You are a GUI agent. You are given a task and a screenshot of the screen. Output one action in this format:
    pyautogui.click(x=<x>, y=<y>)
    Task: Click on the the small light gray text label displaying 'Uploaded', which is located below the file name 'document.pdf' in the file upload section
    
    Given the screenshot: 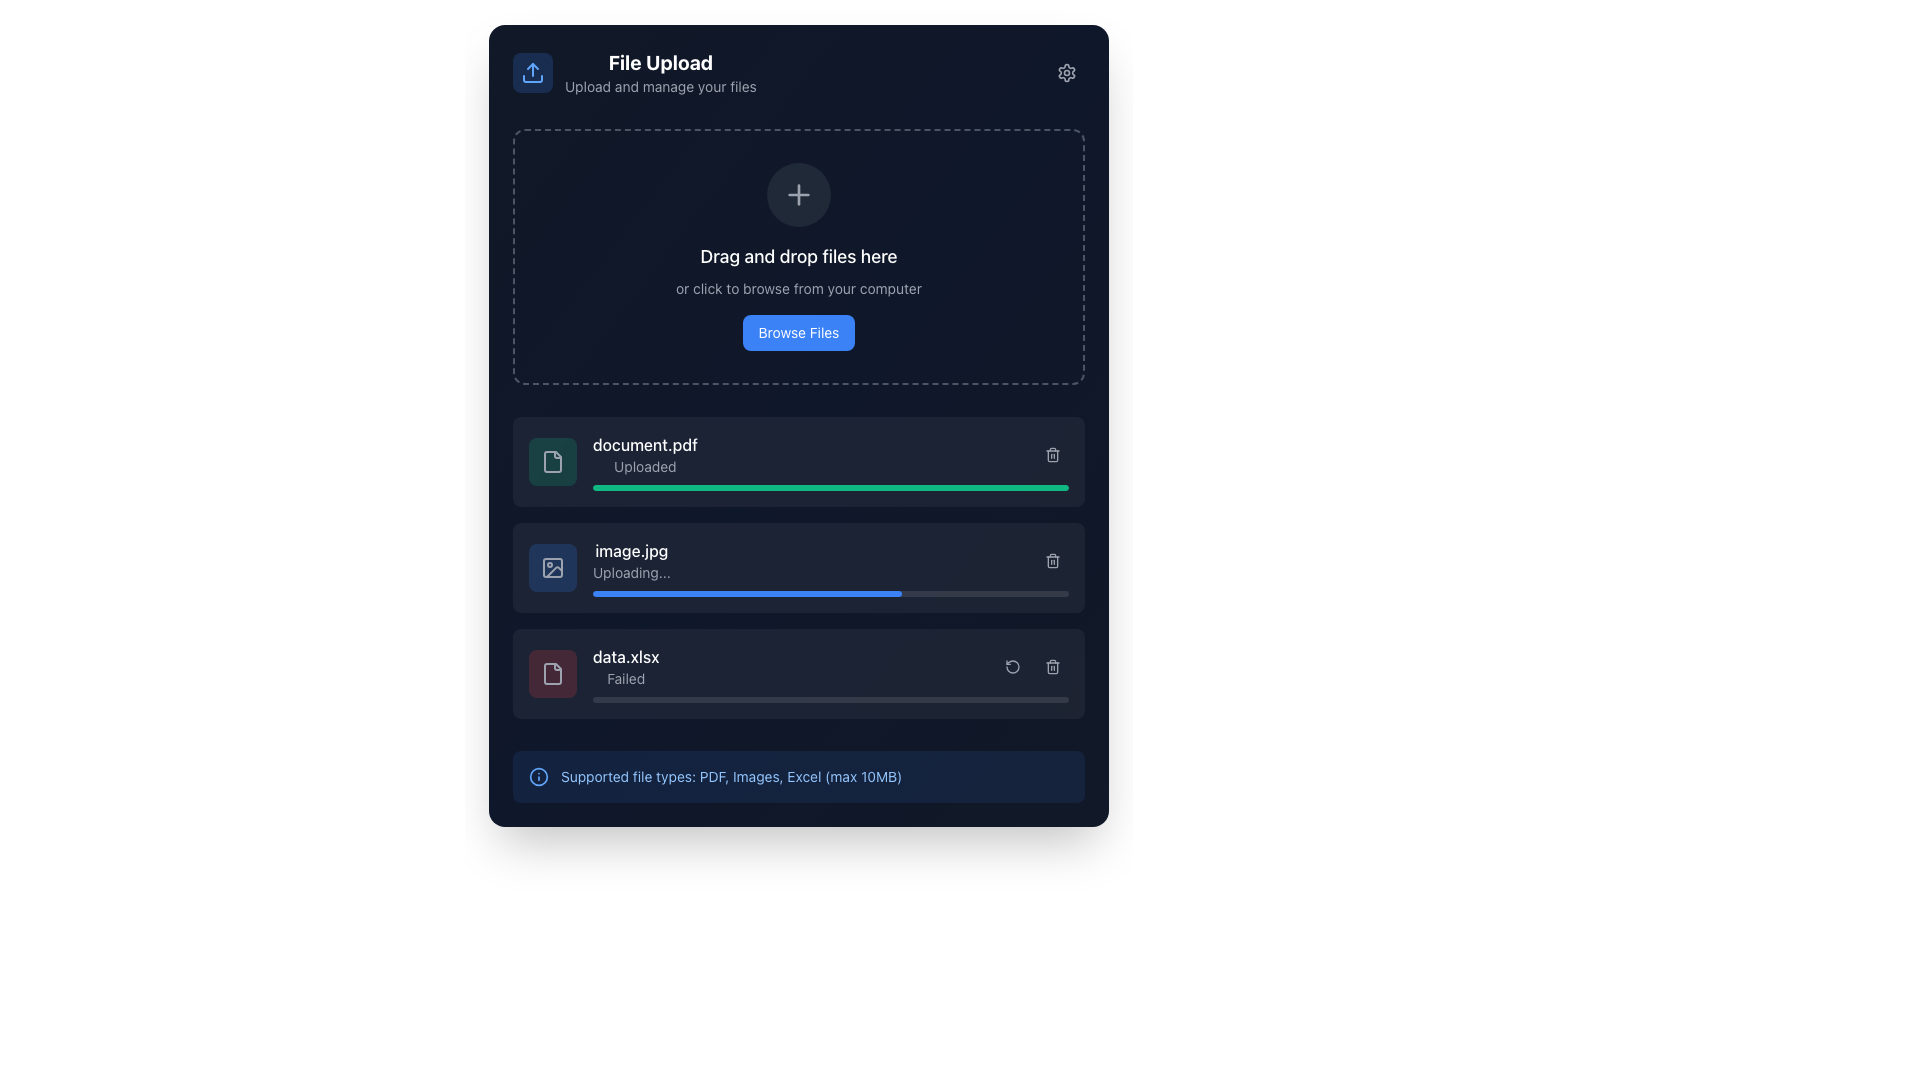 What is the action you would take?
    pyautogui.click(x=645, y=466)
    